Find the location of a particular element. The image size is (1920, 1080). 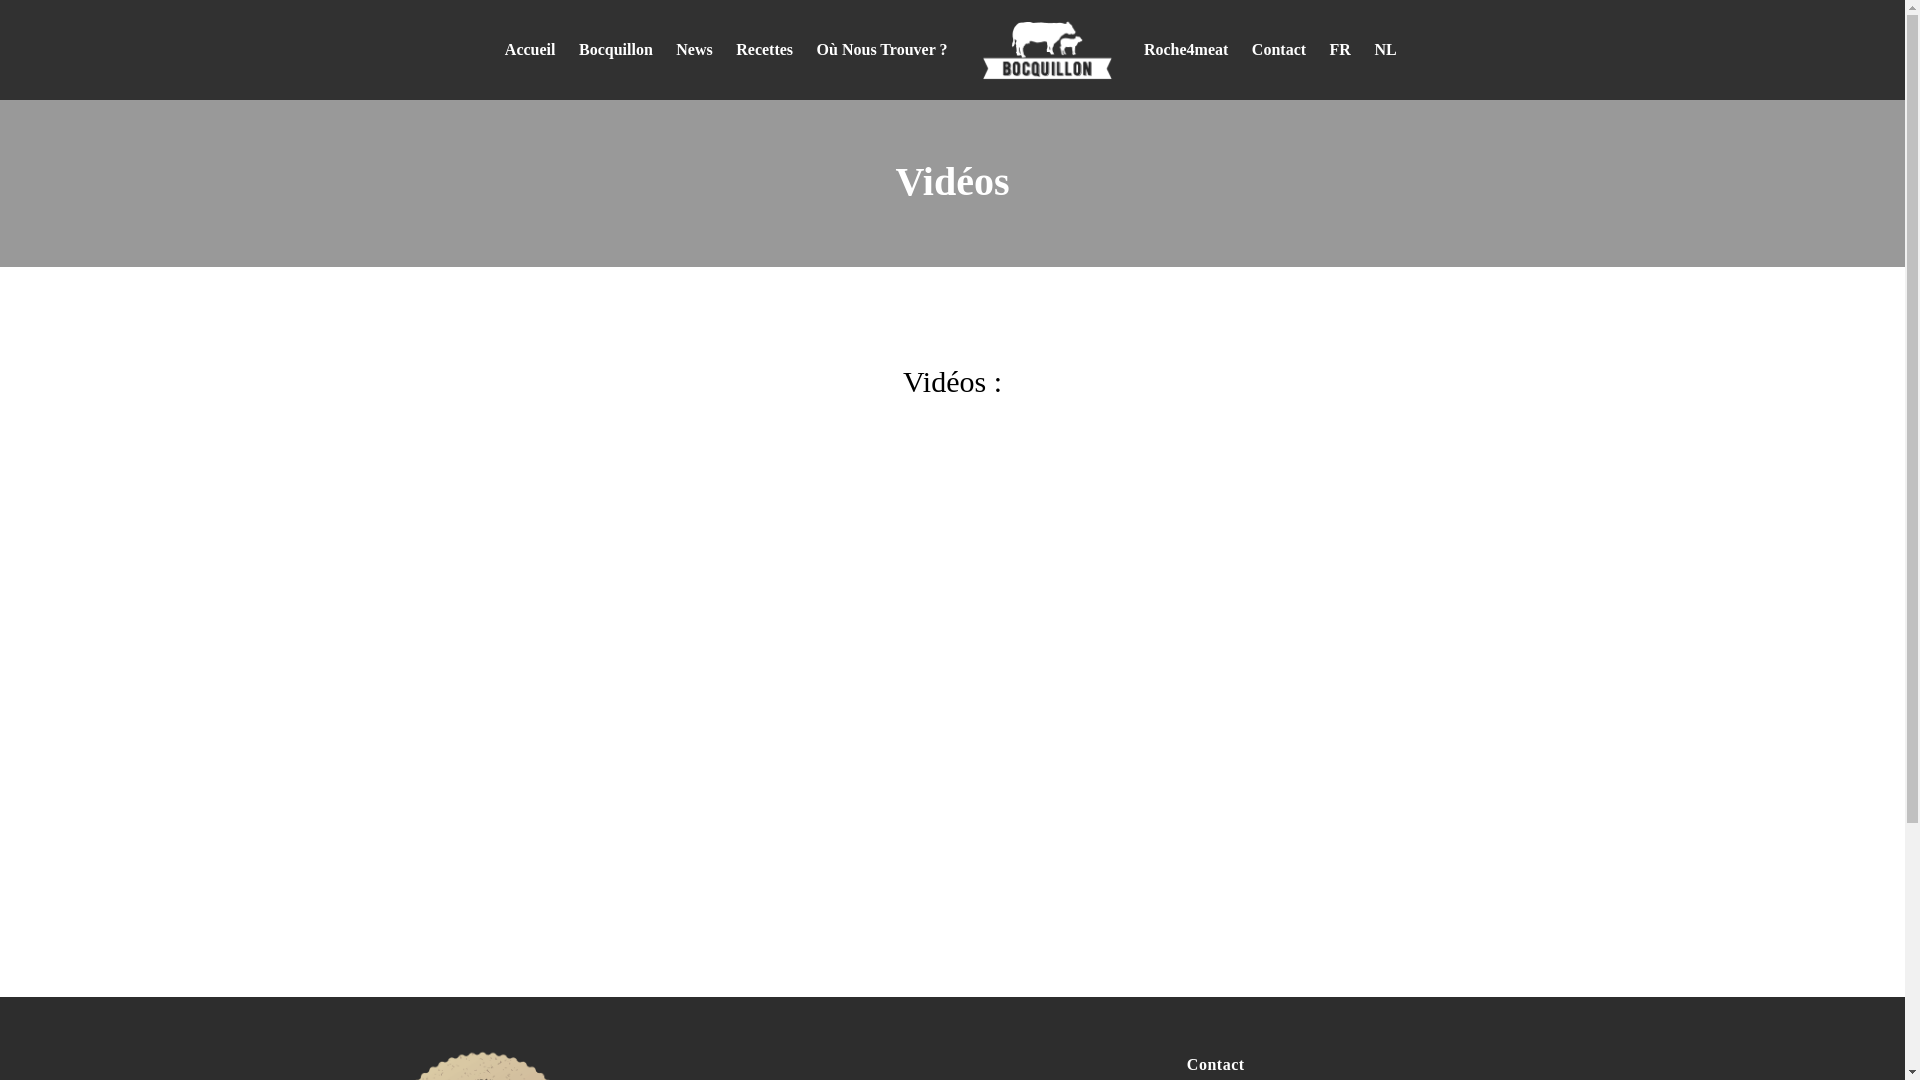

'Bocquillon' is located at coordinates (614, 49).